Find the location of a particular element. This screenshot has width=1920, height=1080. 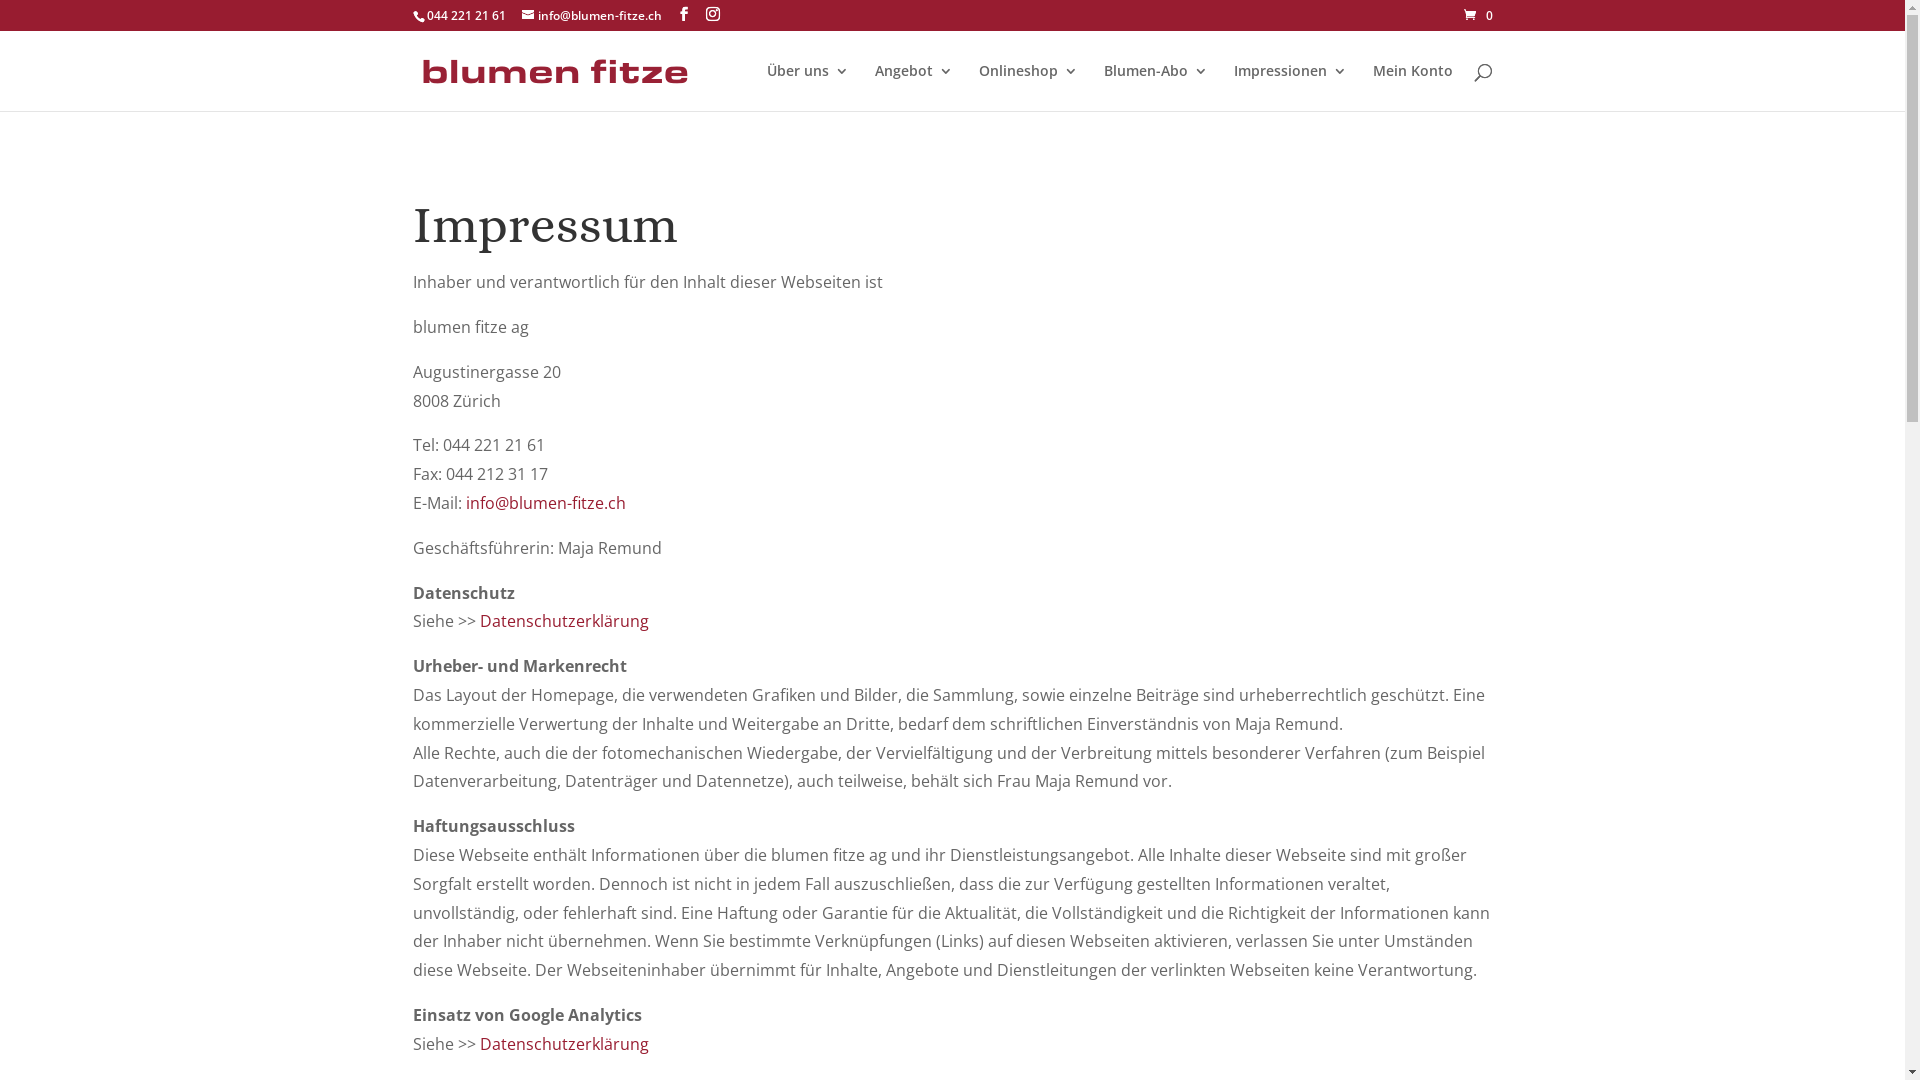

'Mein Konto' is located at coordinates (1410, 86).